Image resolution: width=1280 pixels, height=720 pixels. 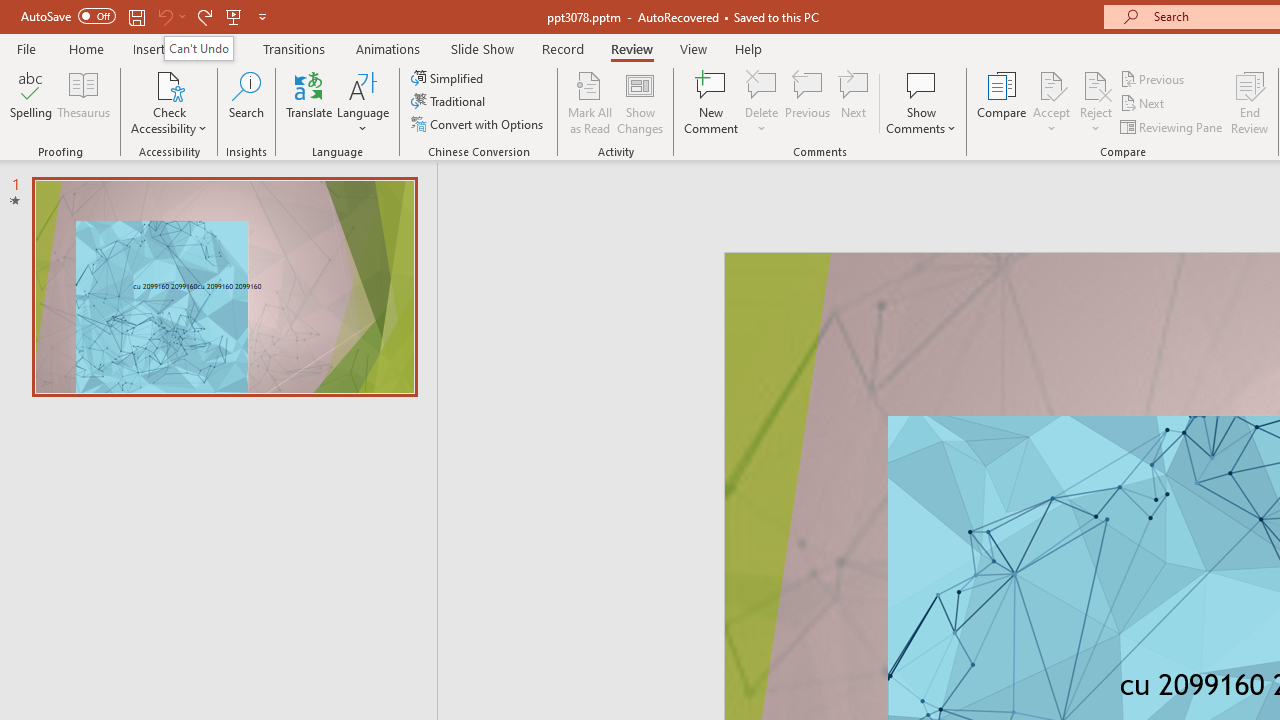 I want to click on 'Reject', so click(x=1095, y=103).